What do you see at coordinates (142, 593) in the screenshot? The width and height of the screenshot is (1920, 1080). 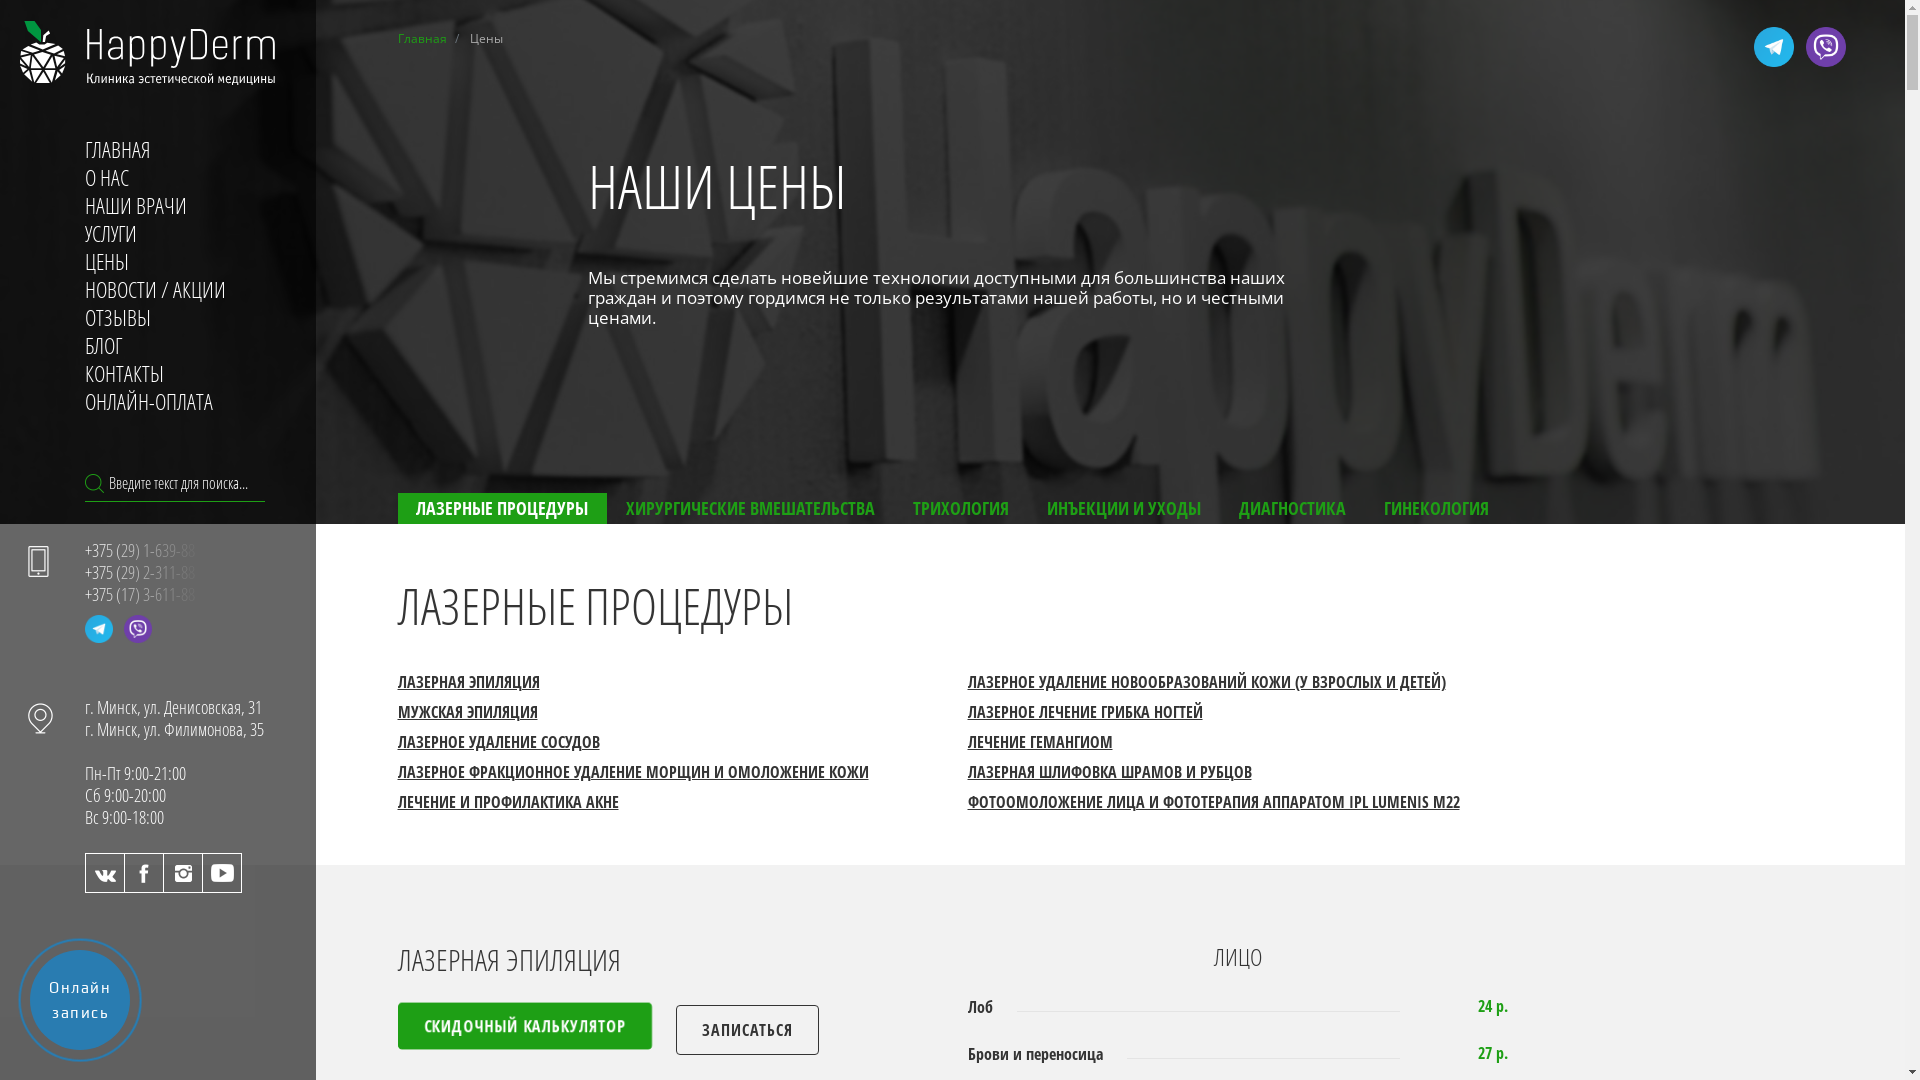 I see `'+375 (17) 3-611-88'` at bounding box center [142, 593].